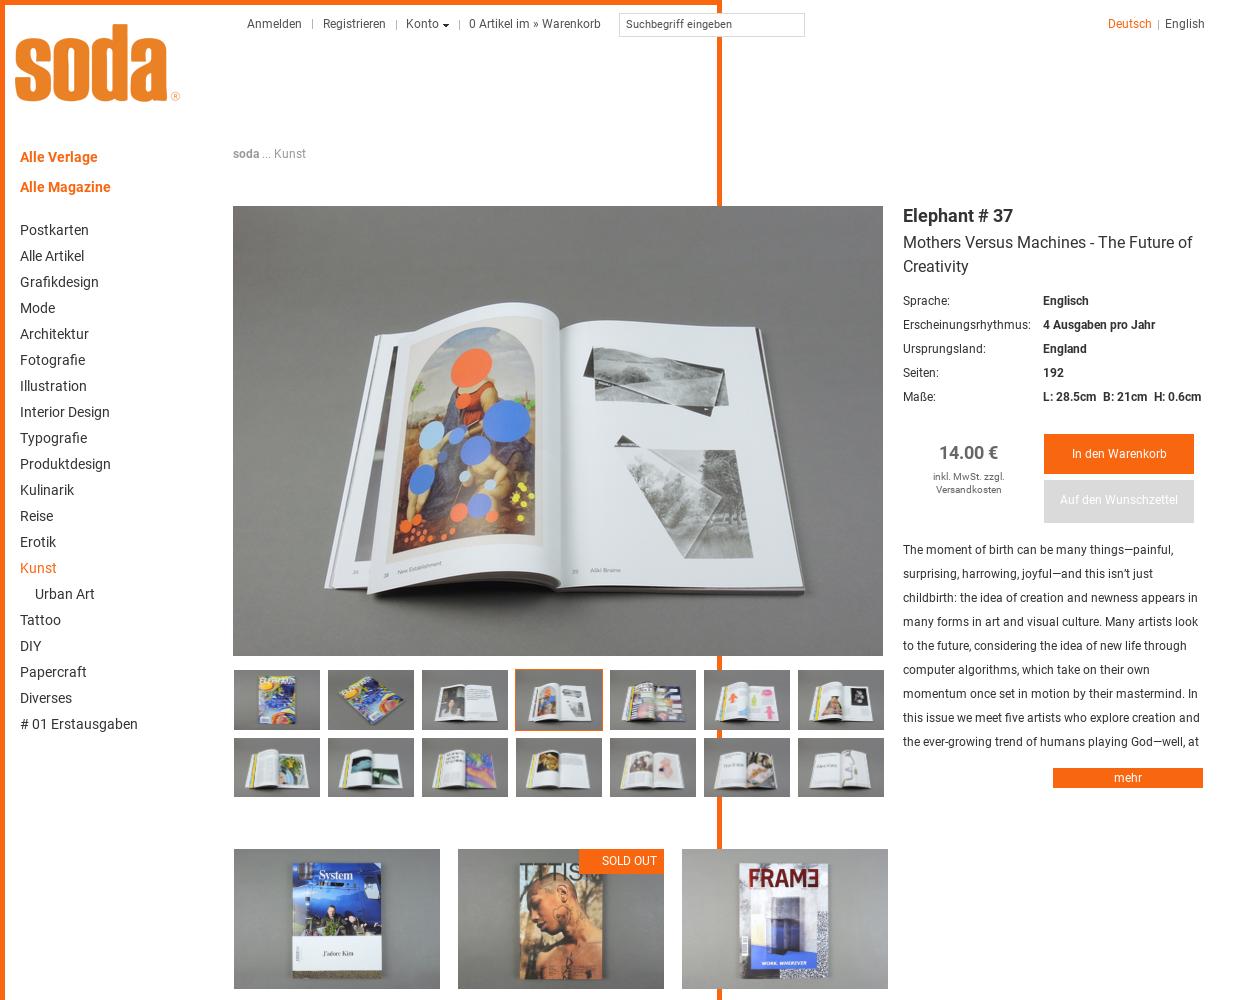 The height and width of the screenshot is (1000, 1243). Describe the element at coordinates (1153, 397) in the screenshot. I see `'H: 0.6cm'` at that location.